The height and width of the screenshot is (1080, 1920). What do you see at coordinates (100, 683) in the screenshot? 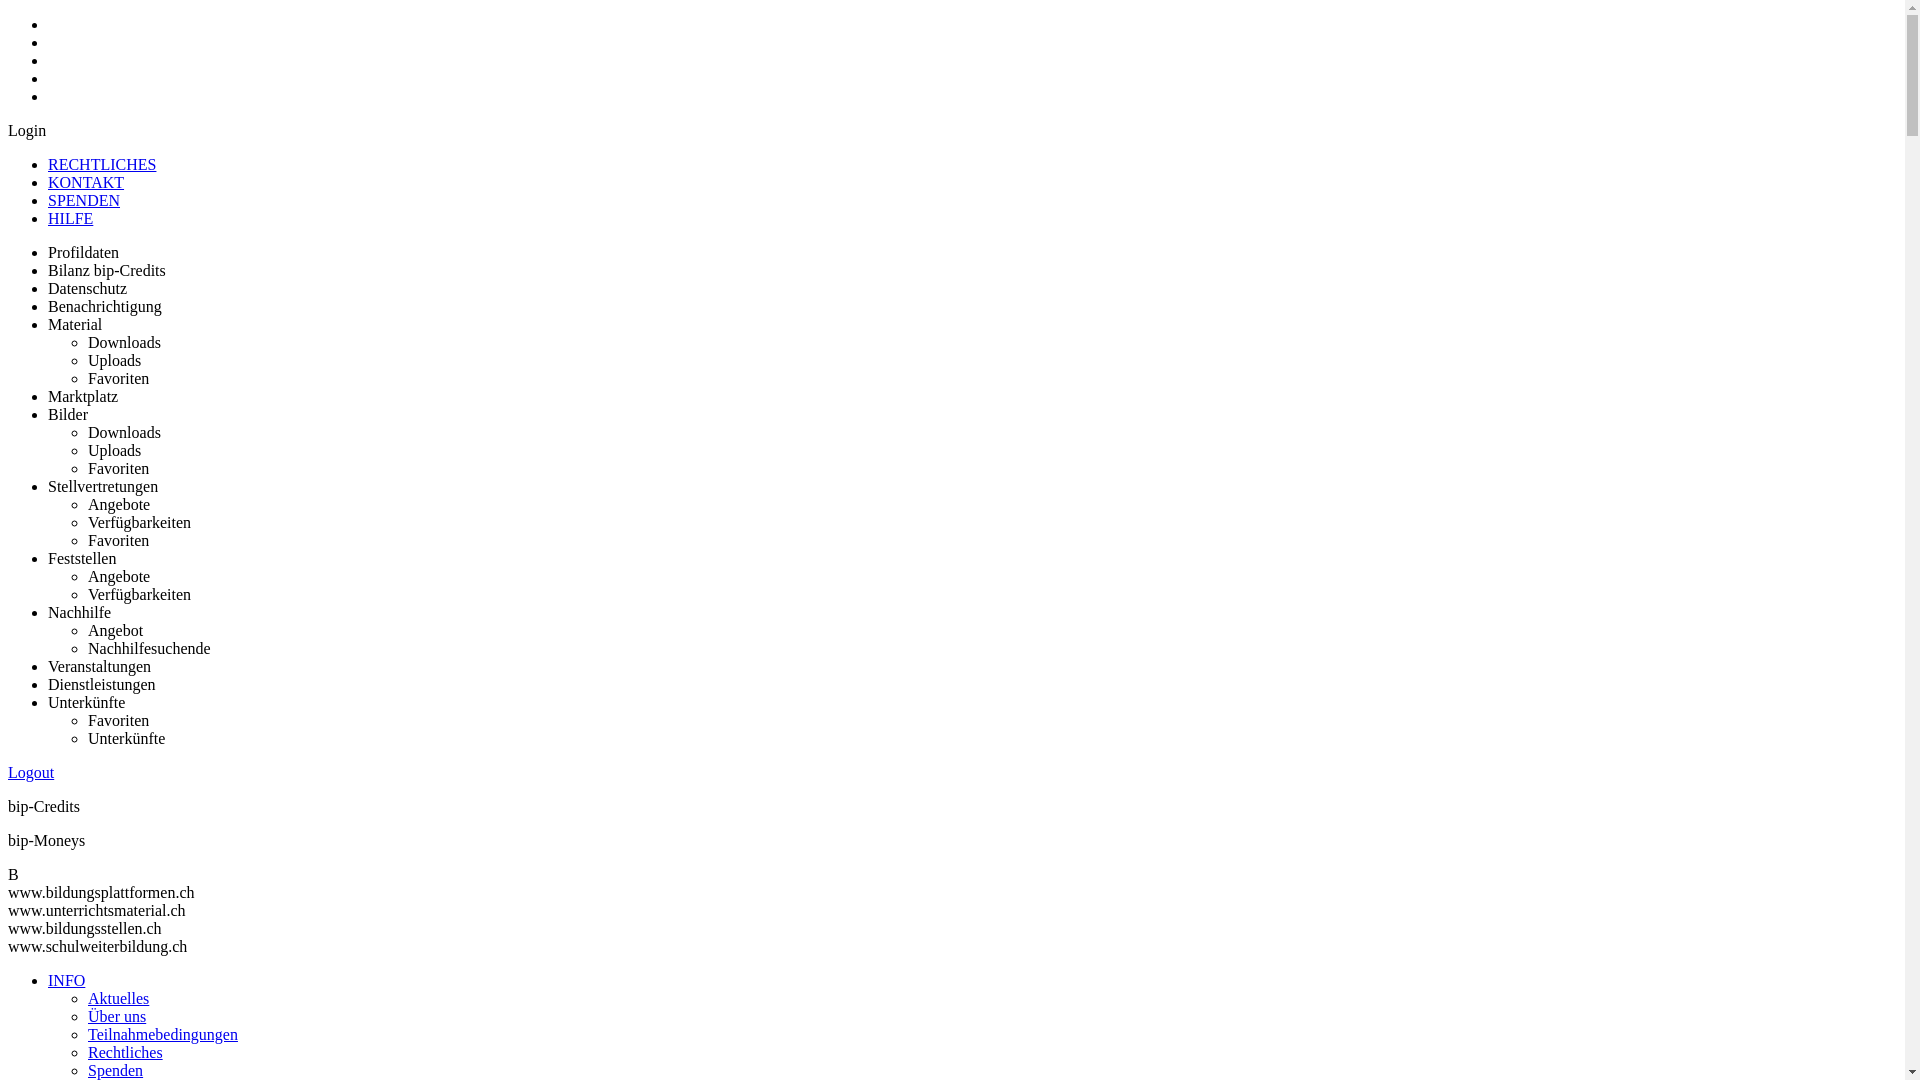
I see `'Dienstleistungen'` at bounding box center [100, 683].